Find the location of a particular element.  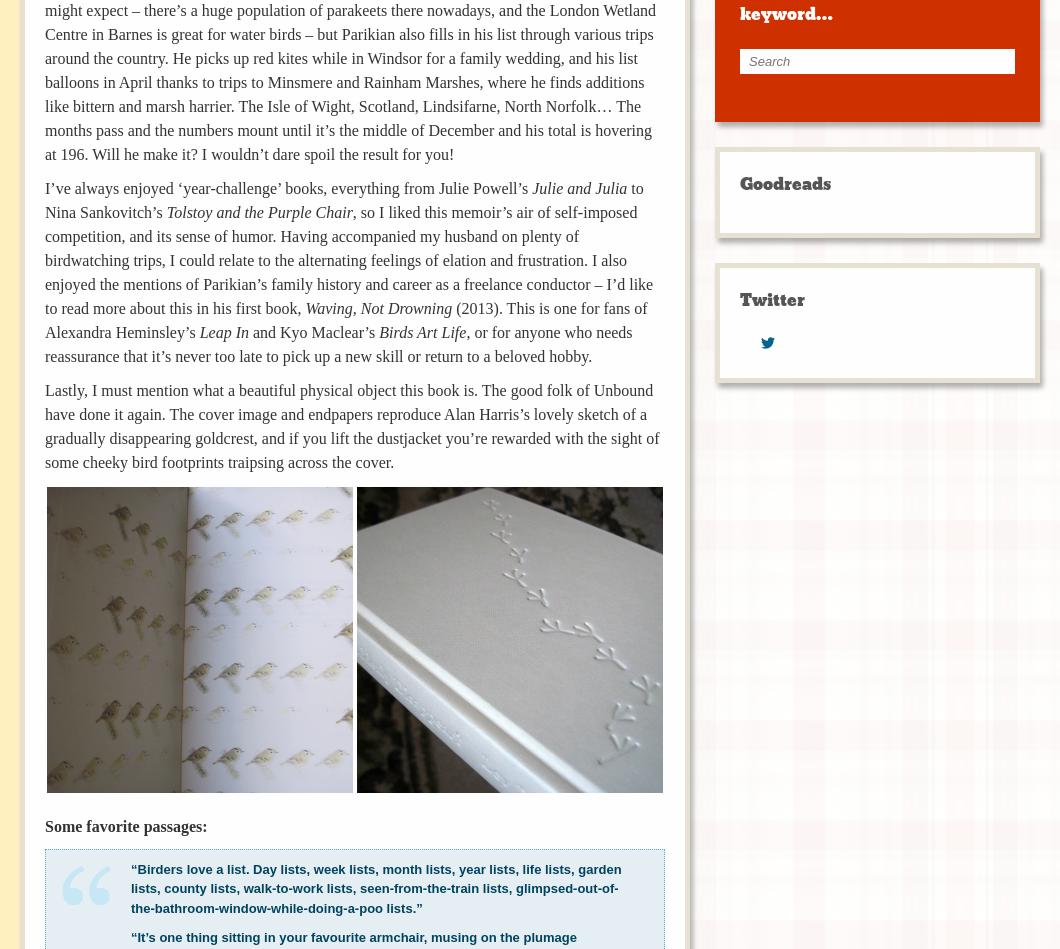

'Goodreads' is located at coordinates (738, 182).